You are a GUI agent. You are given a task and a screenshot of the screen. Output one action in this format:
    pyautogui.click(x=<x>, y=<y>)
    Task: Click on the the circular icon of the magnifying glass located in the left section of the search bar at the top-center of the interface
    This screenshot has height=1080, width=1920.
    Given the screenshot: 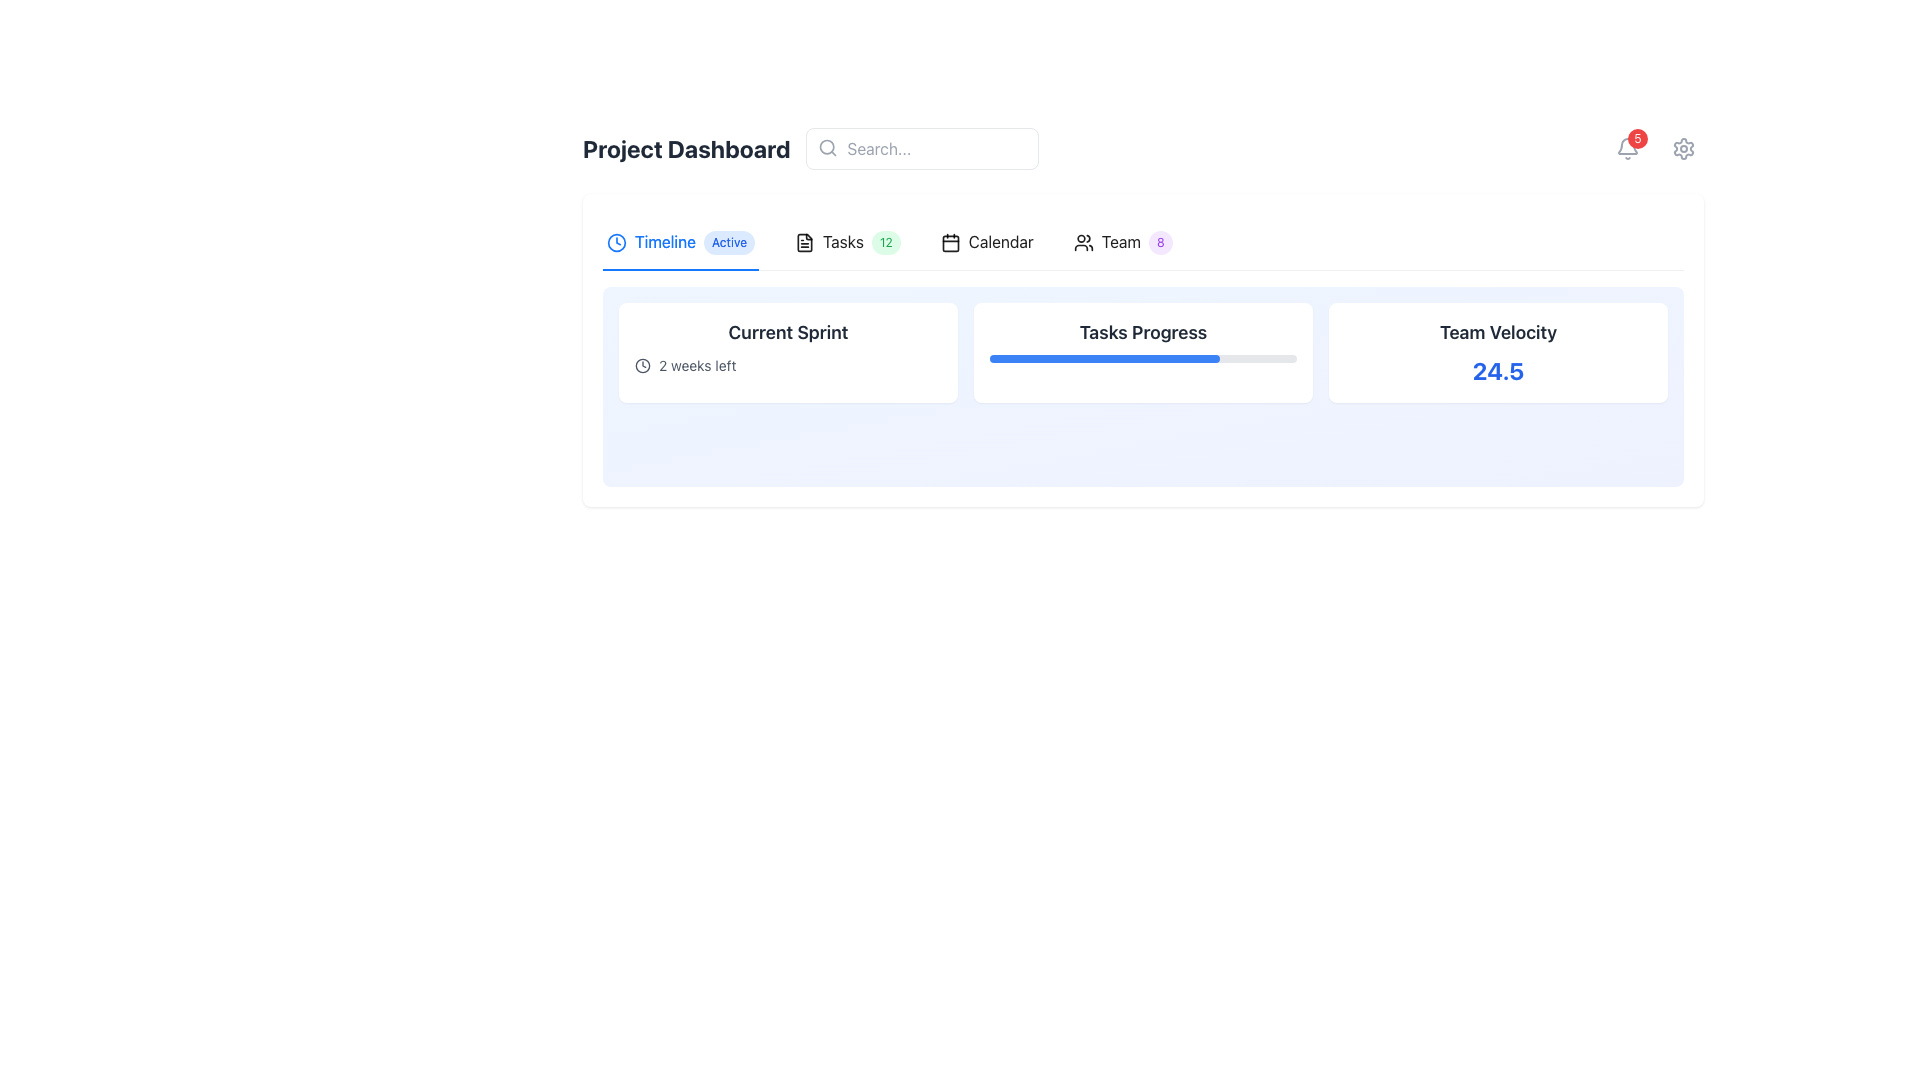 What is the action you would take?
    pyautogui.click(x=827, y=146)
    